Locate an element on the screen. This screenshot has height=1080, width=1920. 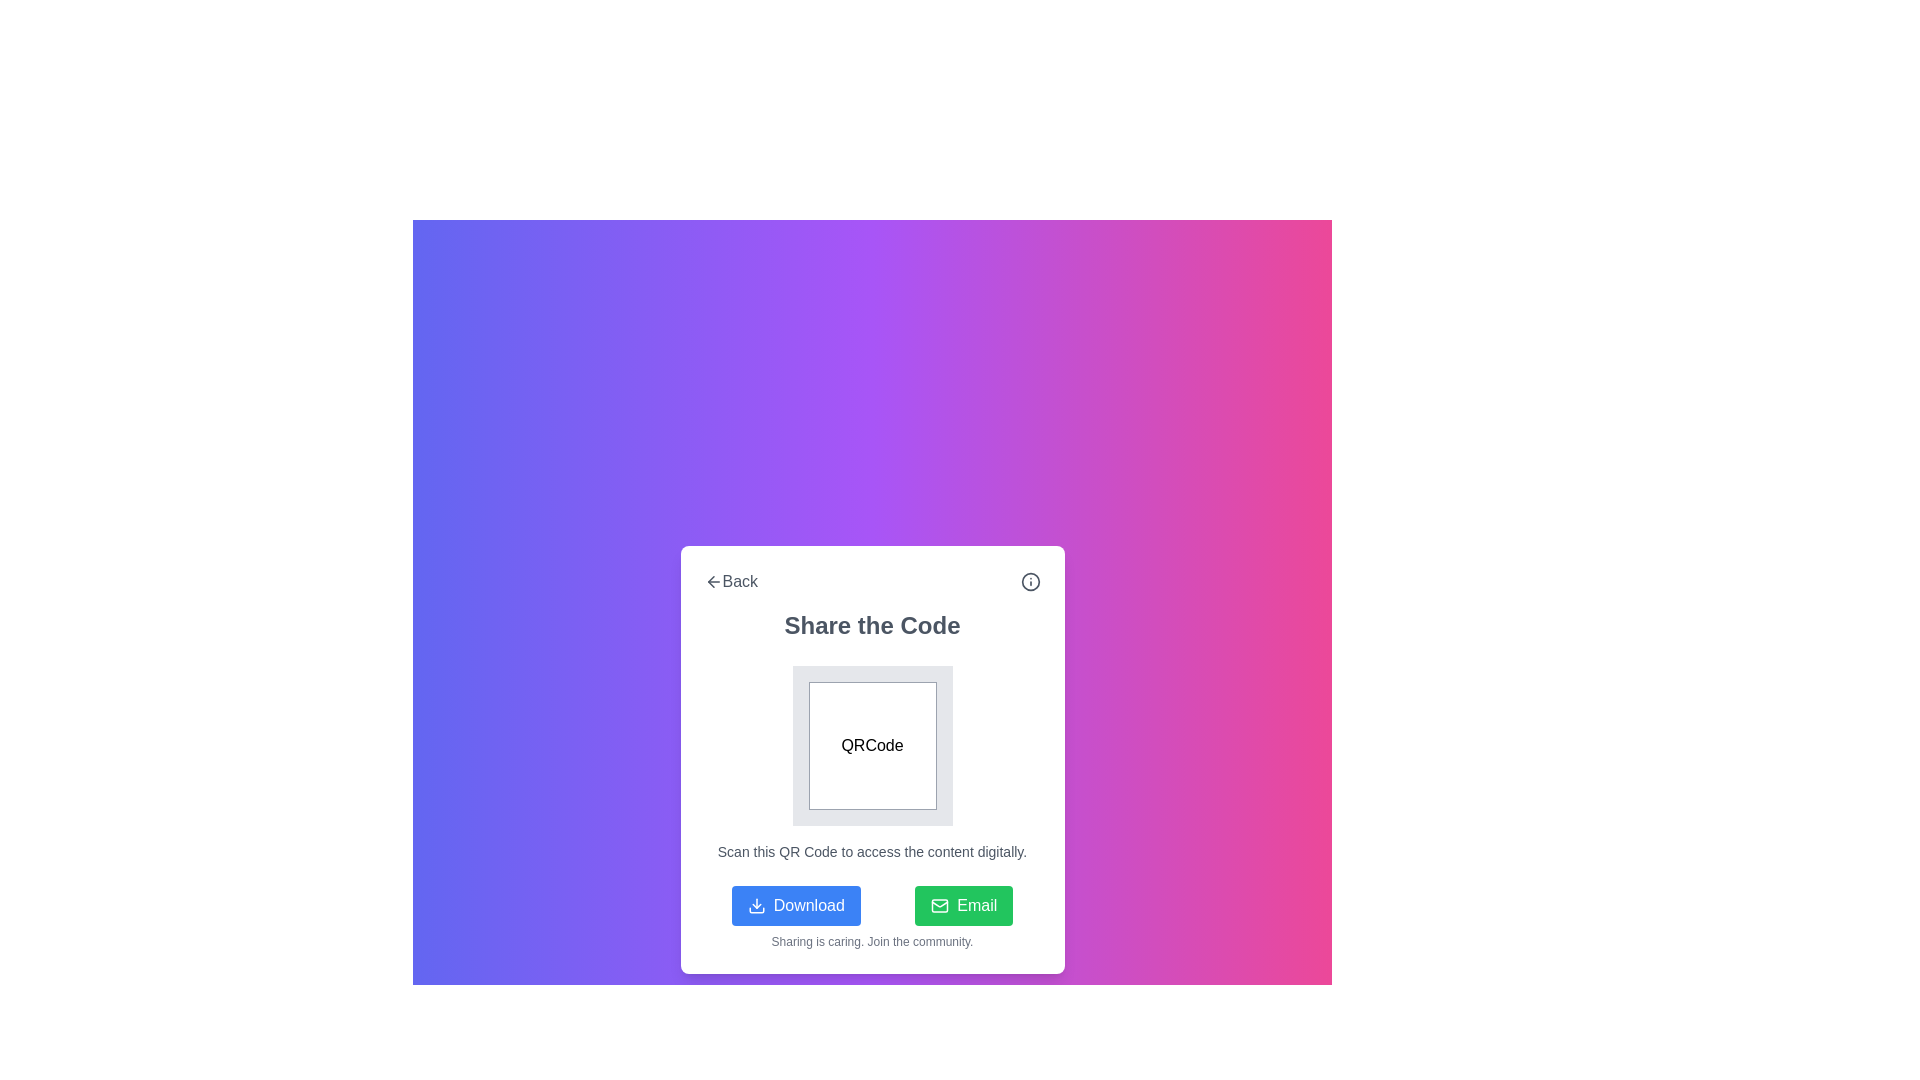
the static text label displaying 'Sharing is caring. Join the community.' located at the bottom of a rectangular card component, below the 'Download' and 'Email' buttons is located at coordinates (872, 941).